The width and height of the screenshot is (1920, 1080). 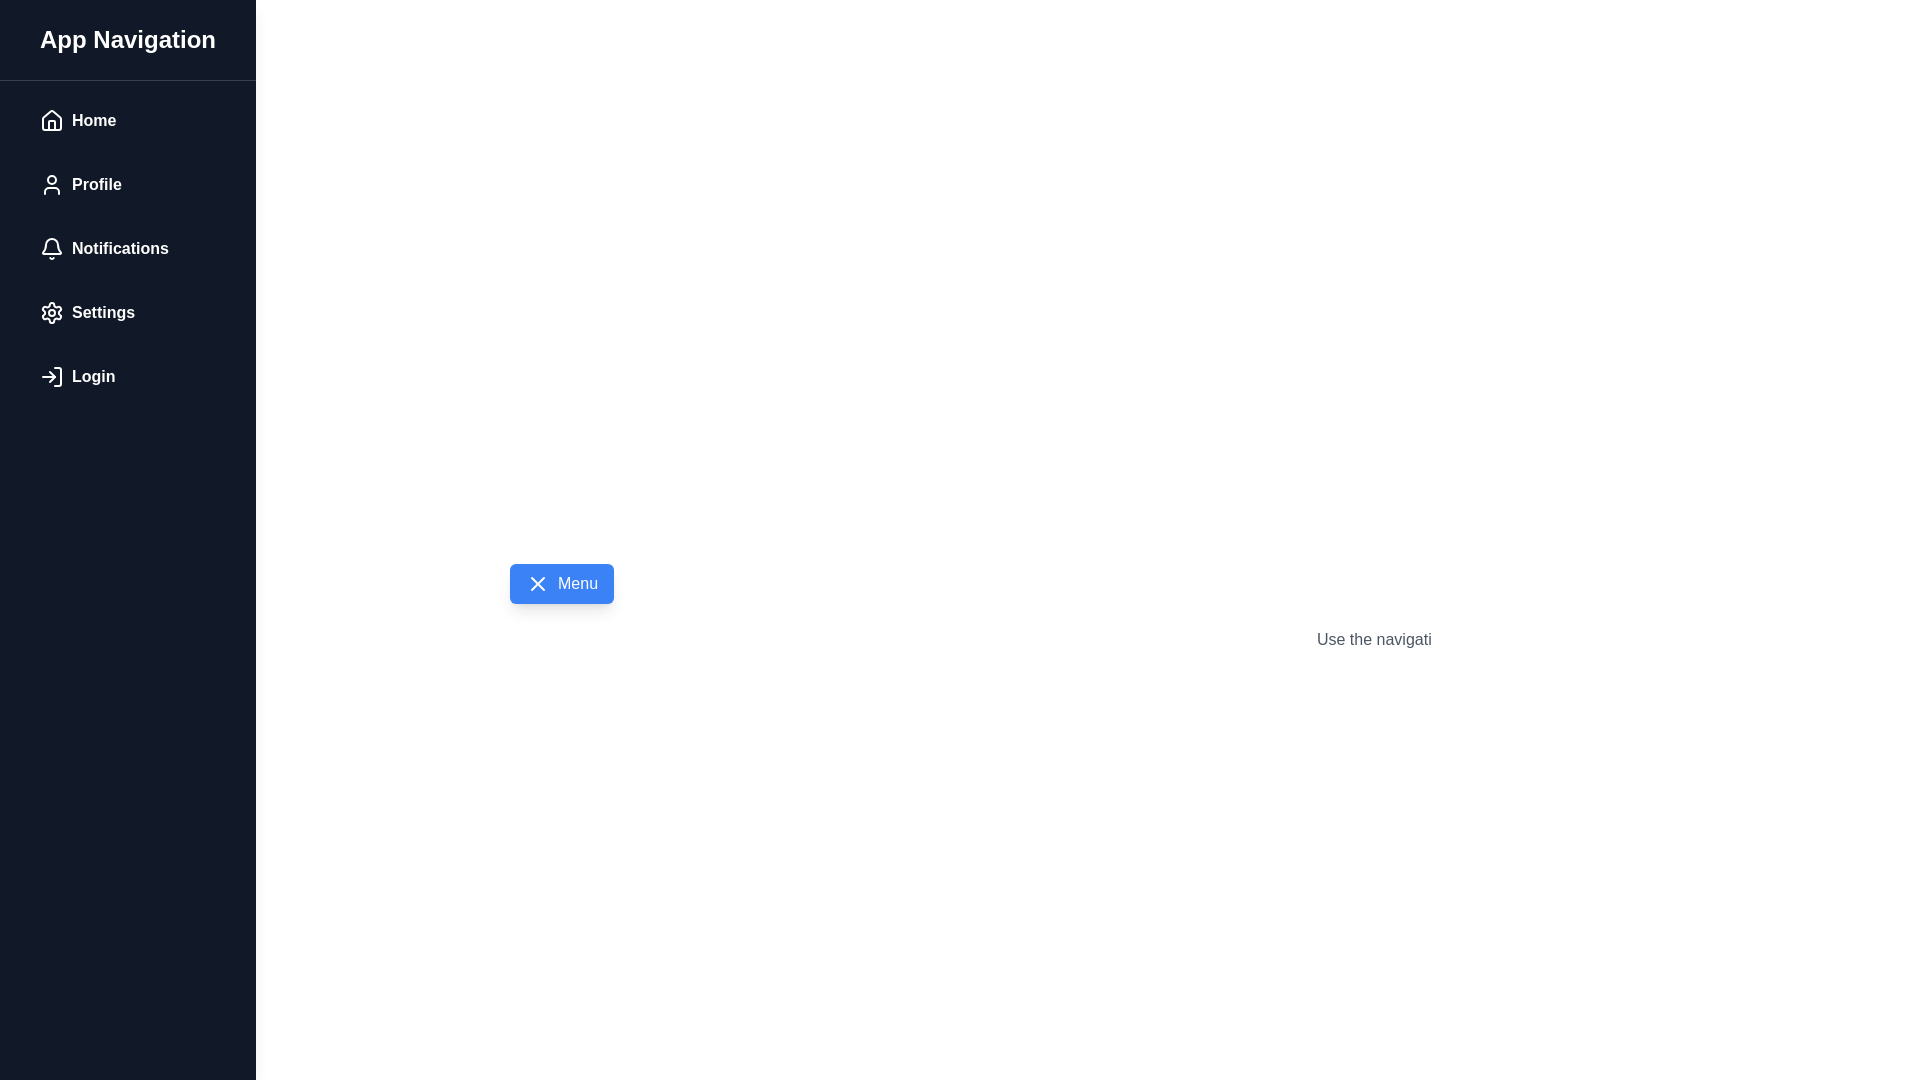 I want to click on the 'Settings' text label element located in the left sidebar navigation menu, so click(x=102, y=312).